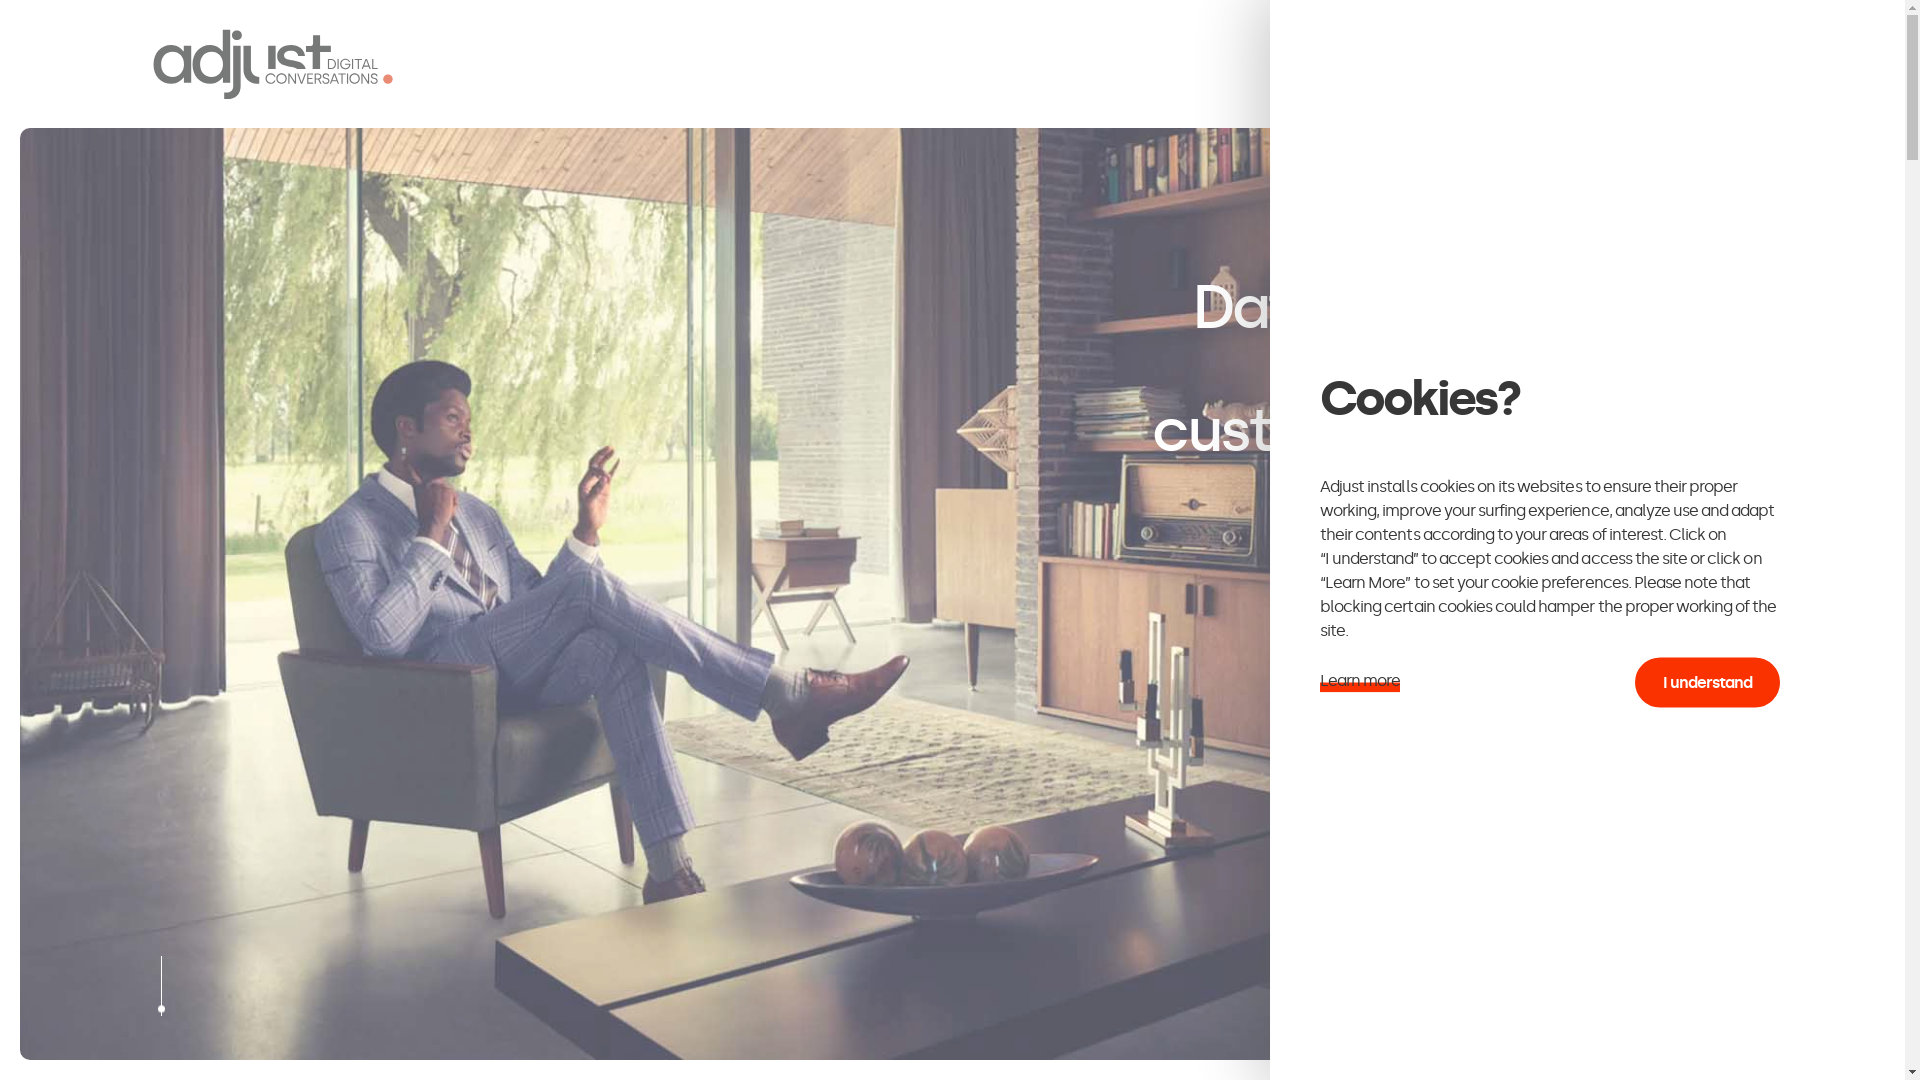 This screenshot has width=1920, height=1080. What do you see at coordinates (1359, 678) in the screenshot?
I see `'Learn more'` at bounding box center [1359, 678].